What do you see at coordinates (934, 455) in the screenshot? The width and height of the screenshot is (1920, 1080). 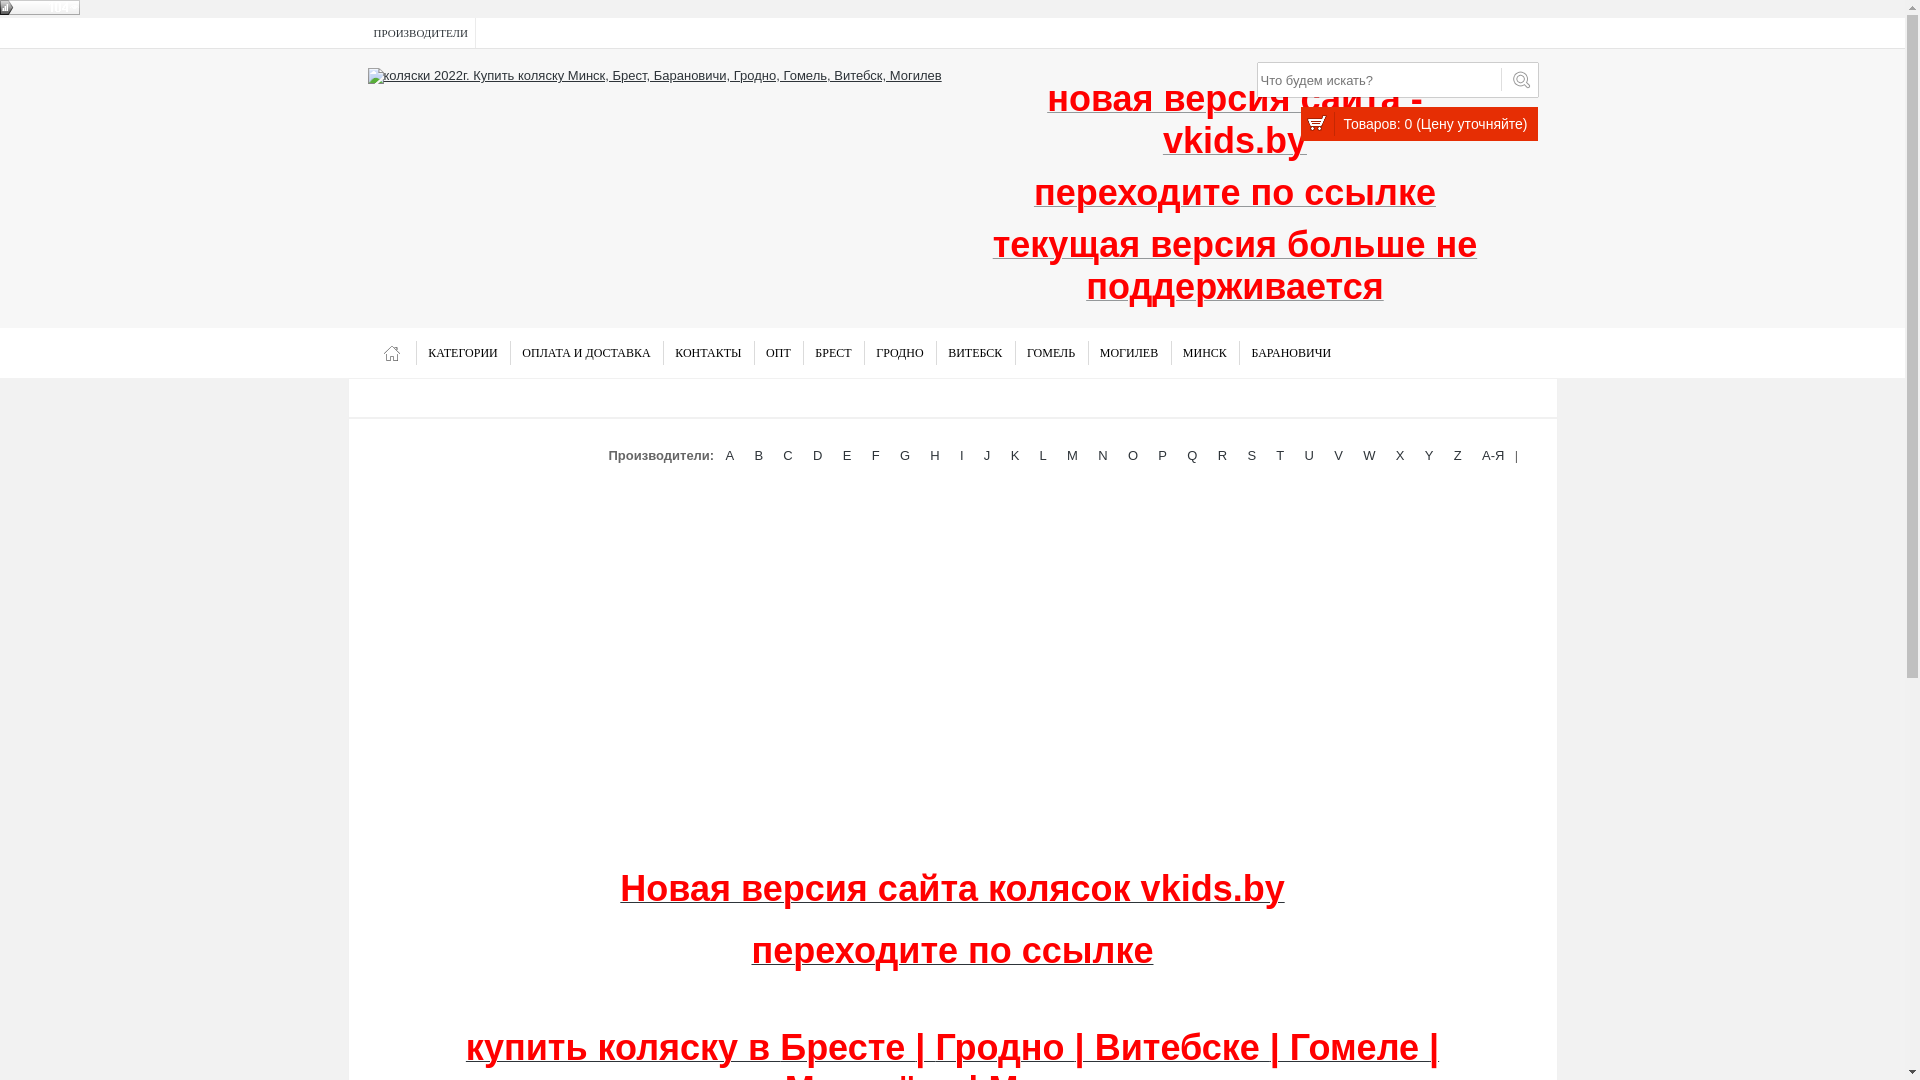 I see `'H'` at bounding box center [934, 455].